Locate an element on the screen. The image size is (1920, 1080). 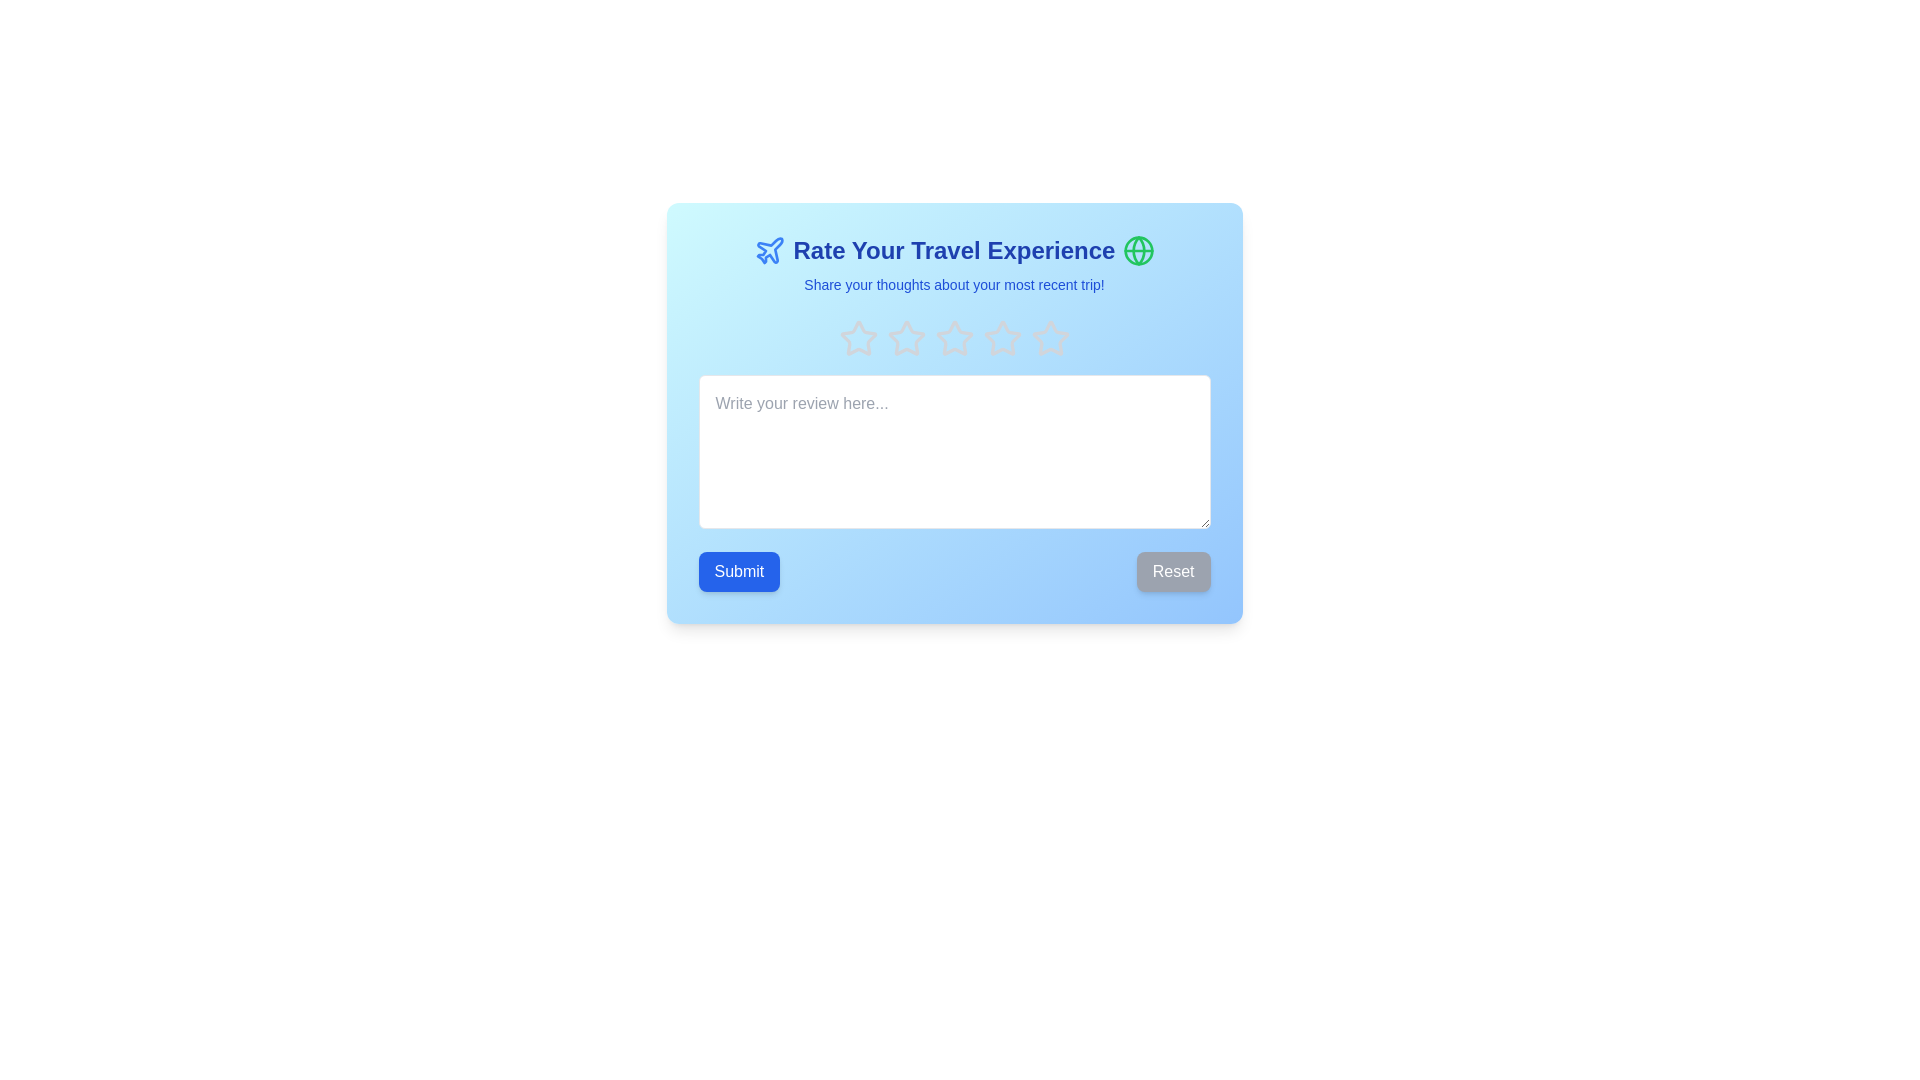
the circular shape at the center of the globe icon, which is located on the right side of the 'Rate Your Travel Experience' title area is located at coordinates (1139, 249).